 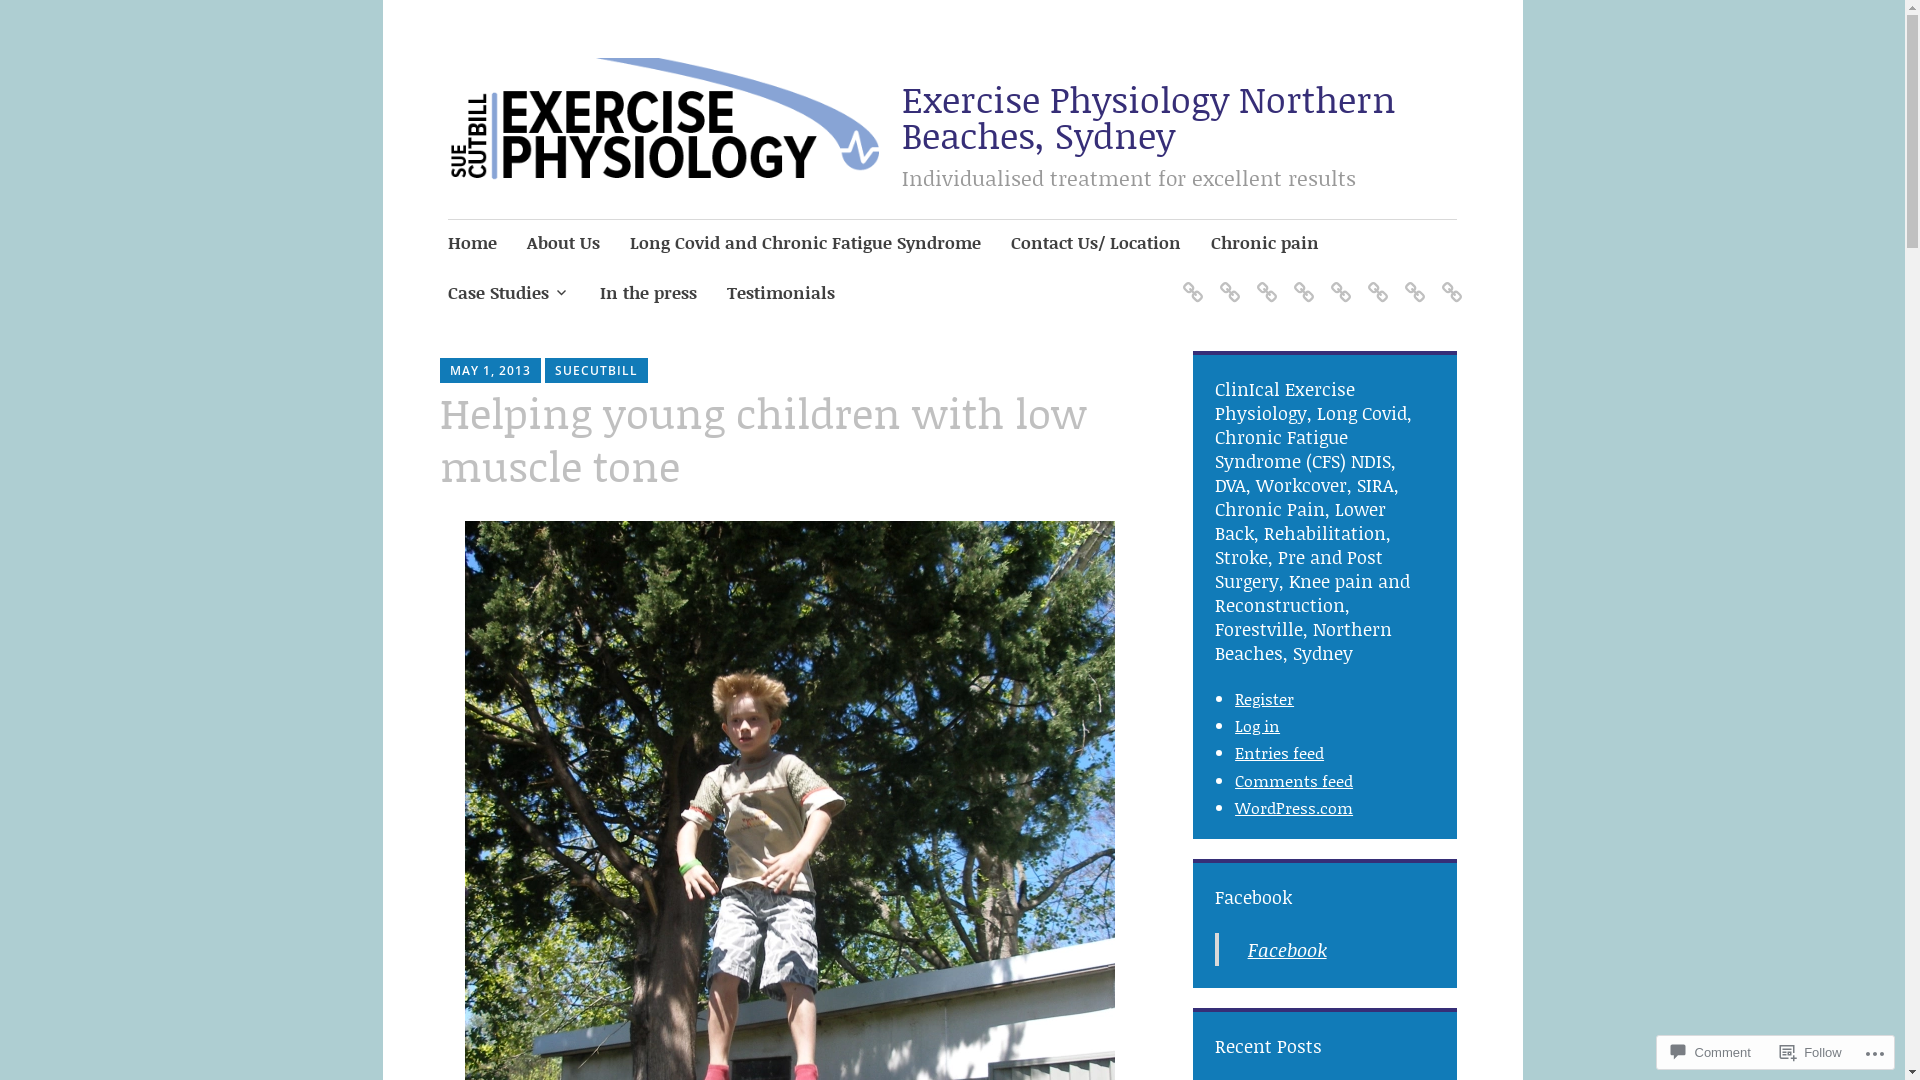 What do you see at coordinates (490, 370) in the screenshot?
I see `'MAY 1, 2013'` at bounding box center [490, 370].